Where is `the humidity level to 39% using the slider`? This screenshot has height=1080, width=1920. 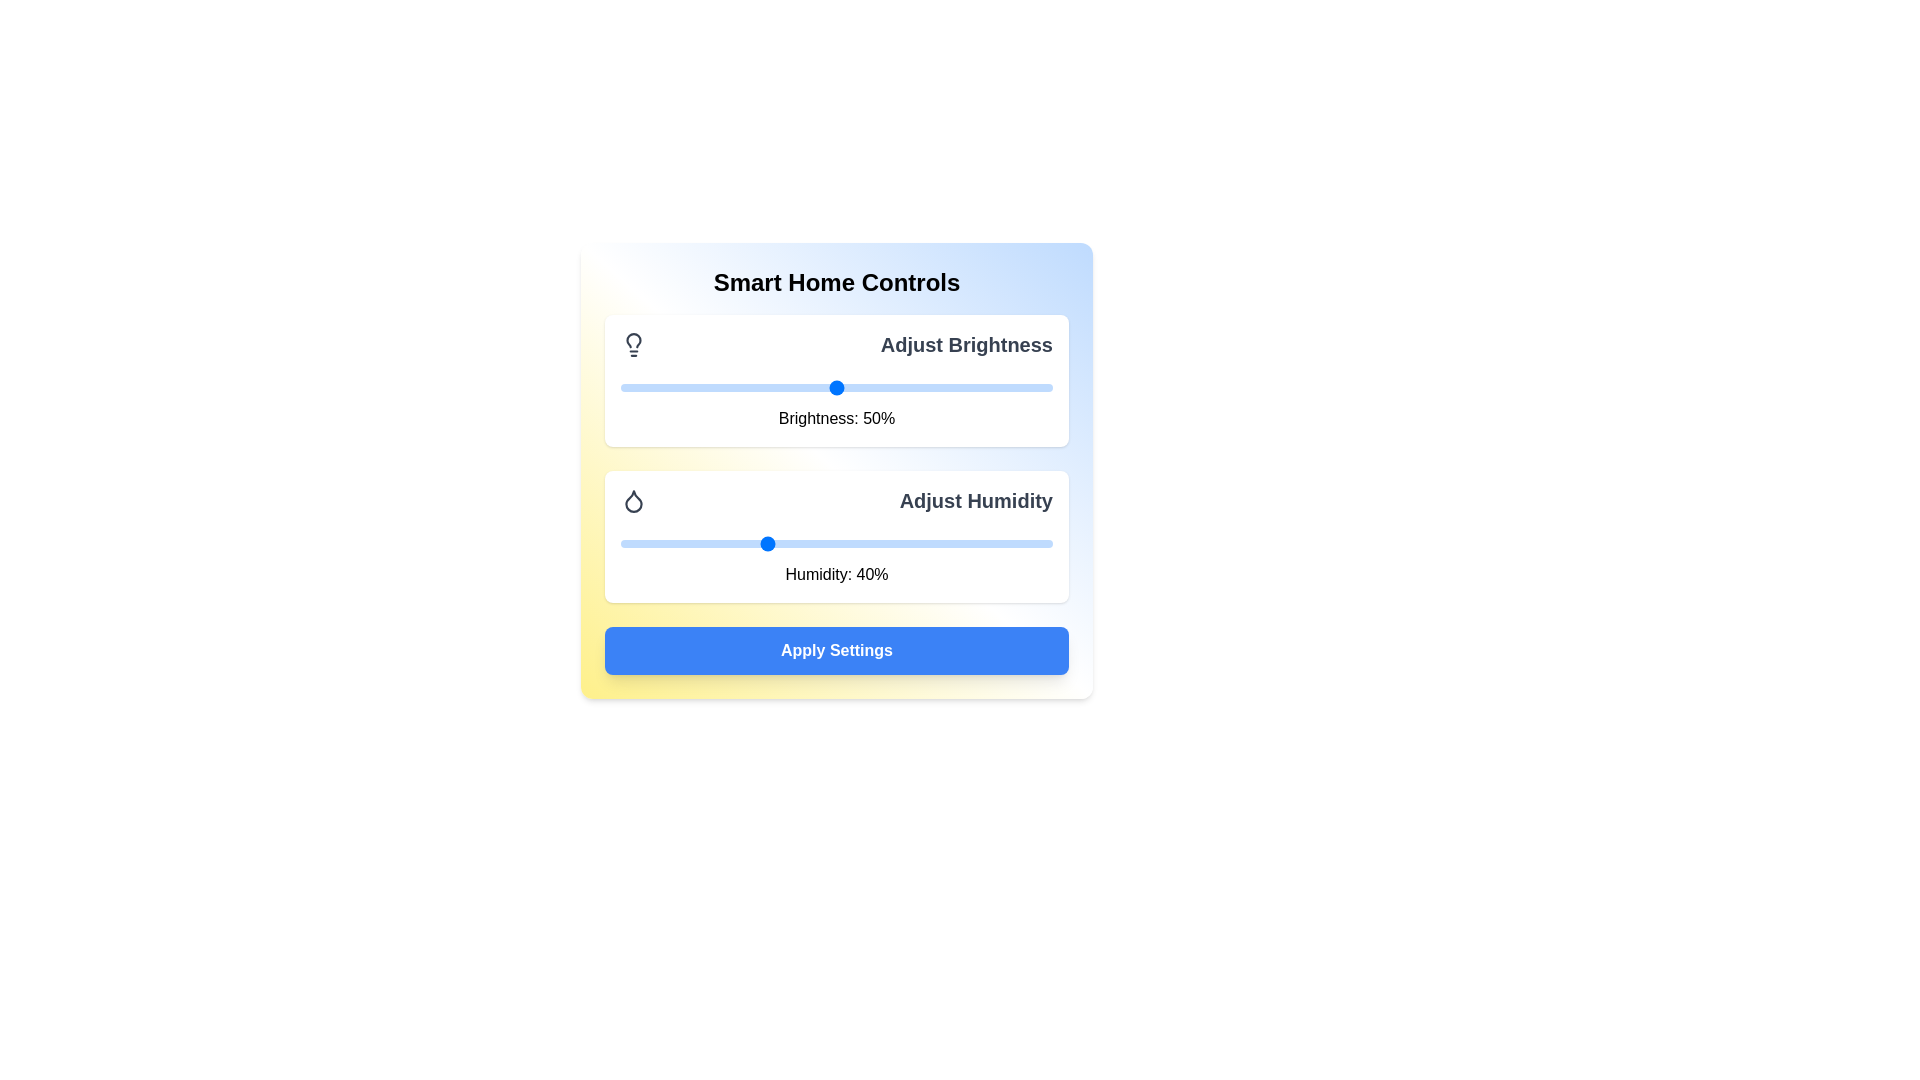
the humidity level to 39% using the slider is located at coordinates (756, 543).